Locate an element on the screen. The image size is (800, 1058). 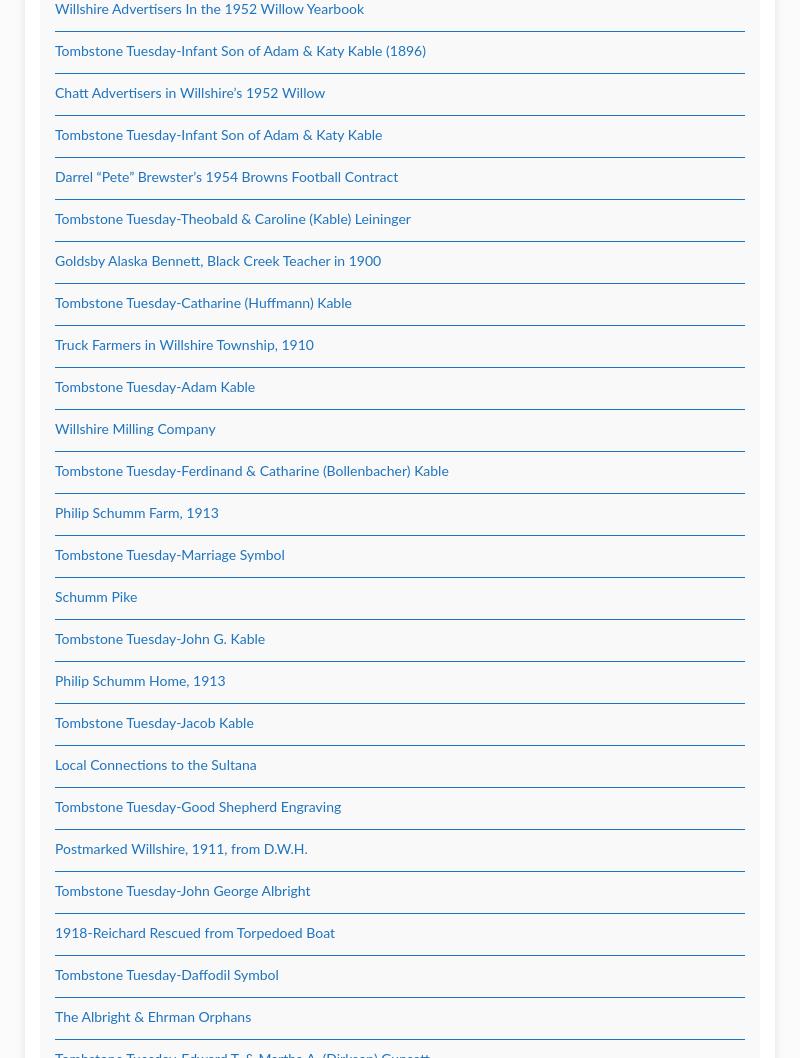
'Tombstone Tuesday-Adam Kable' is located at coordinates (154, 387).